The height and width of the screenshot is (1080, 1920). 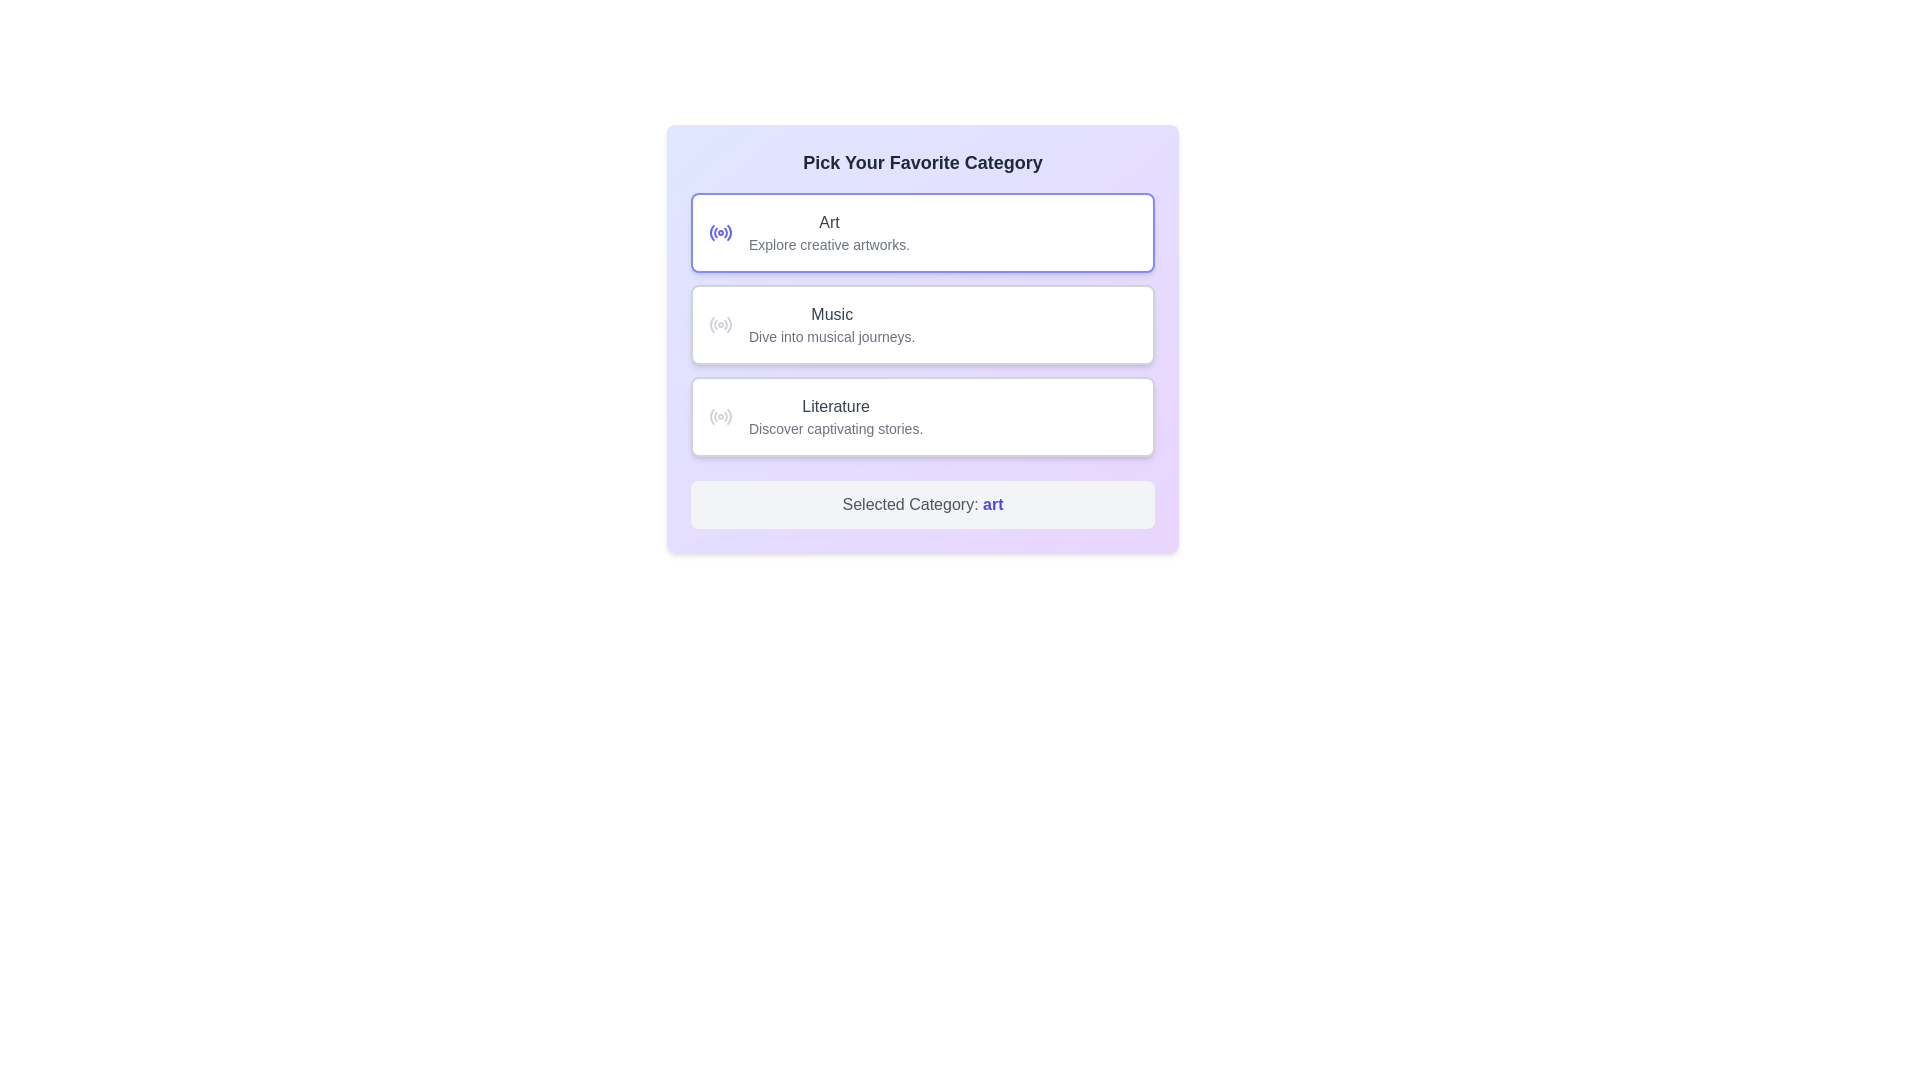 I want to click on the text label displaying 'Literature', which is part of a vertically aligned list of selectable items, so click(x=836, y=406).